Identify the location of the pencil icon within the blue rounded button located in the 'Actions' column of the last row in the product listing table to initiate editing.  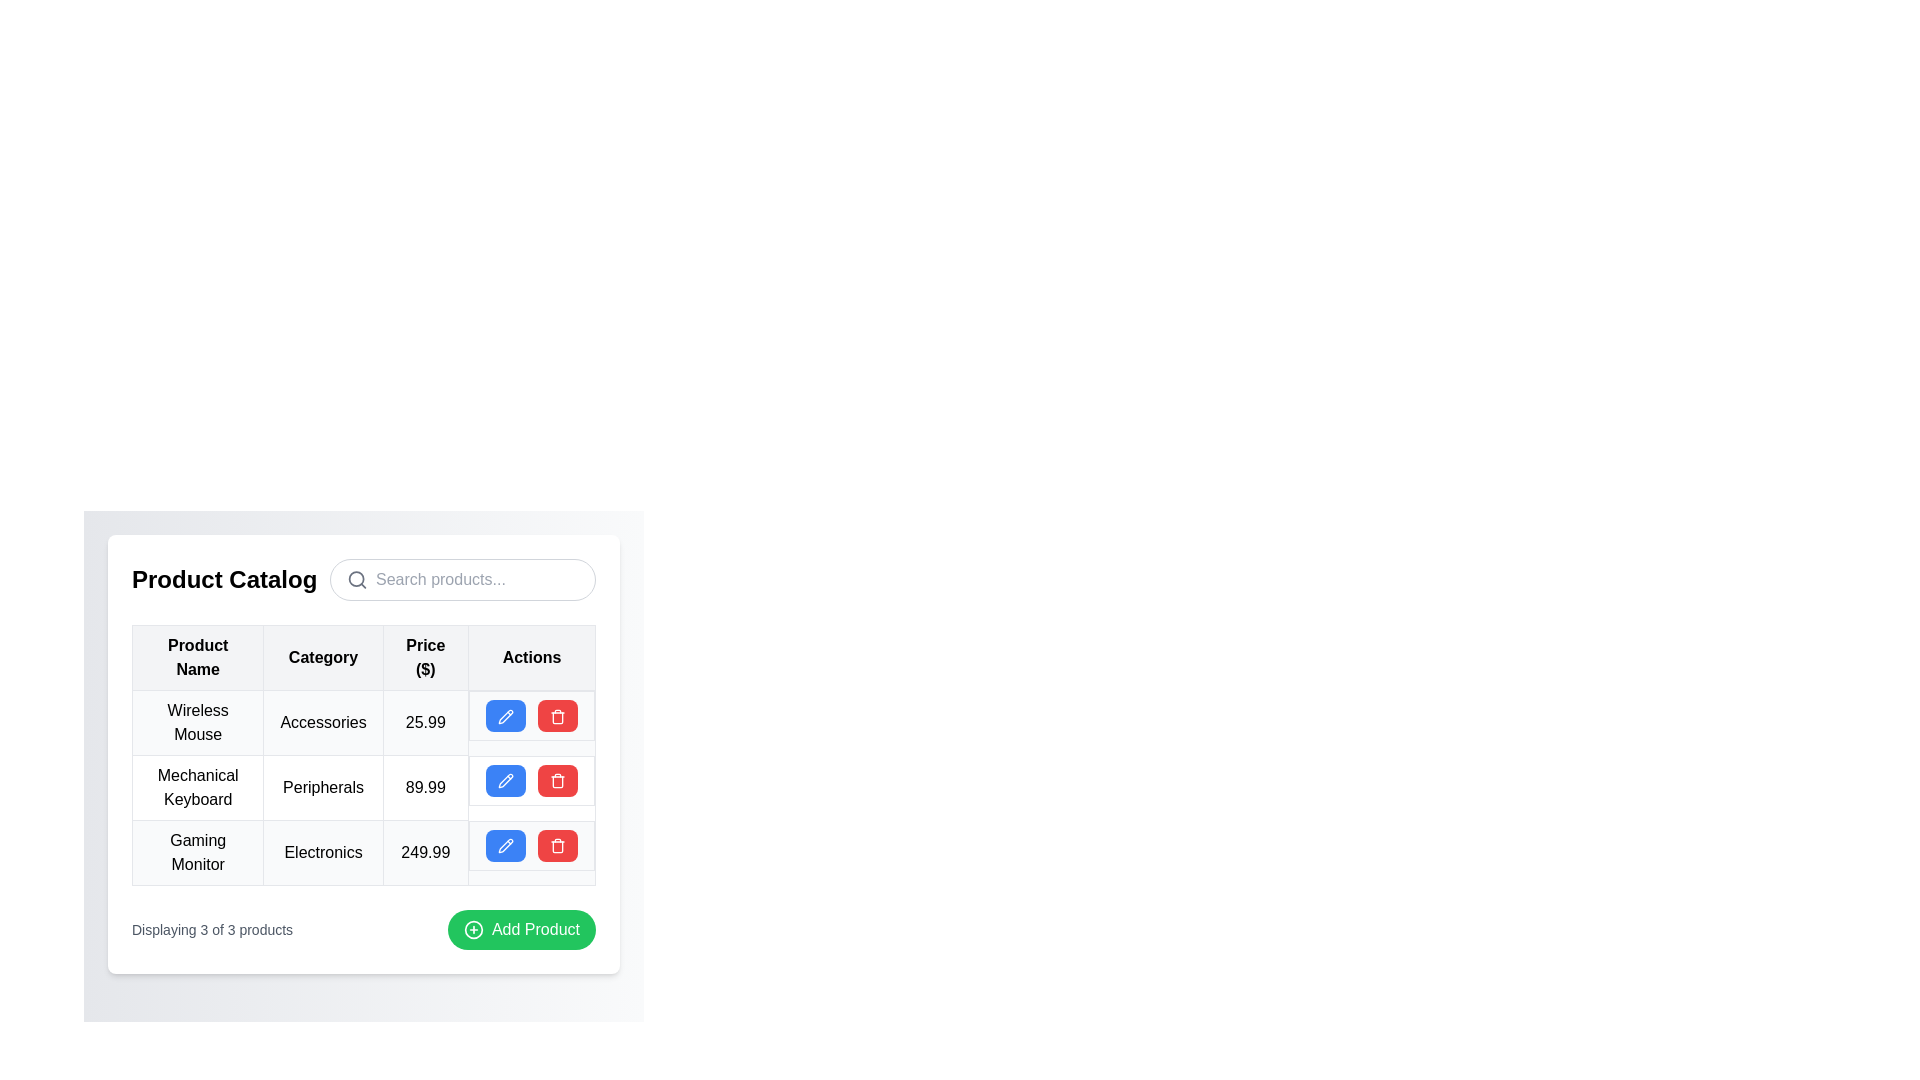
(505, 846).